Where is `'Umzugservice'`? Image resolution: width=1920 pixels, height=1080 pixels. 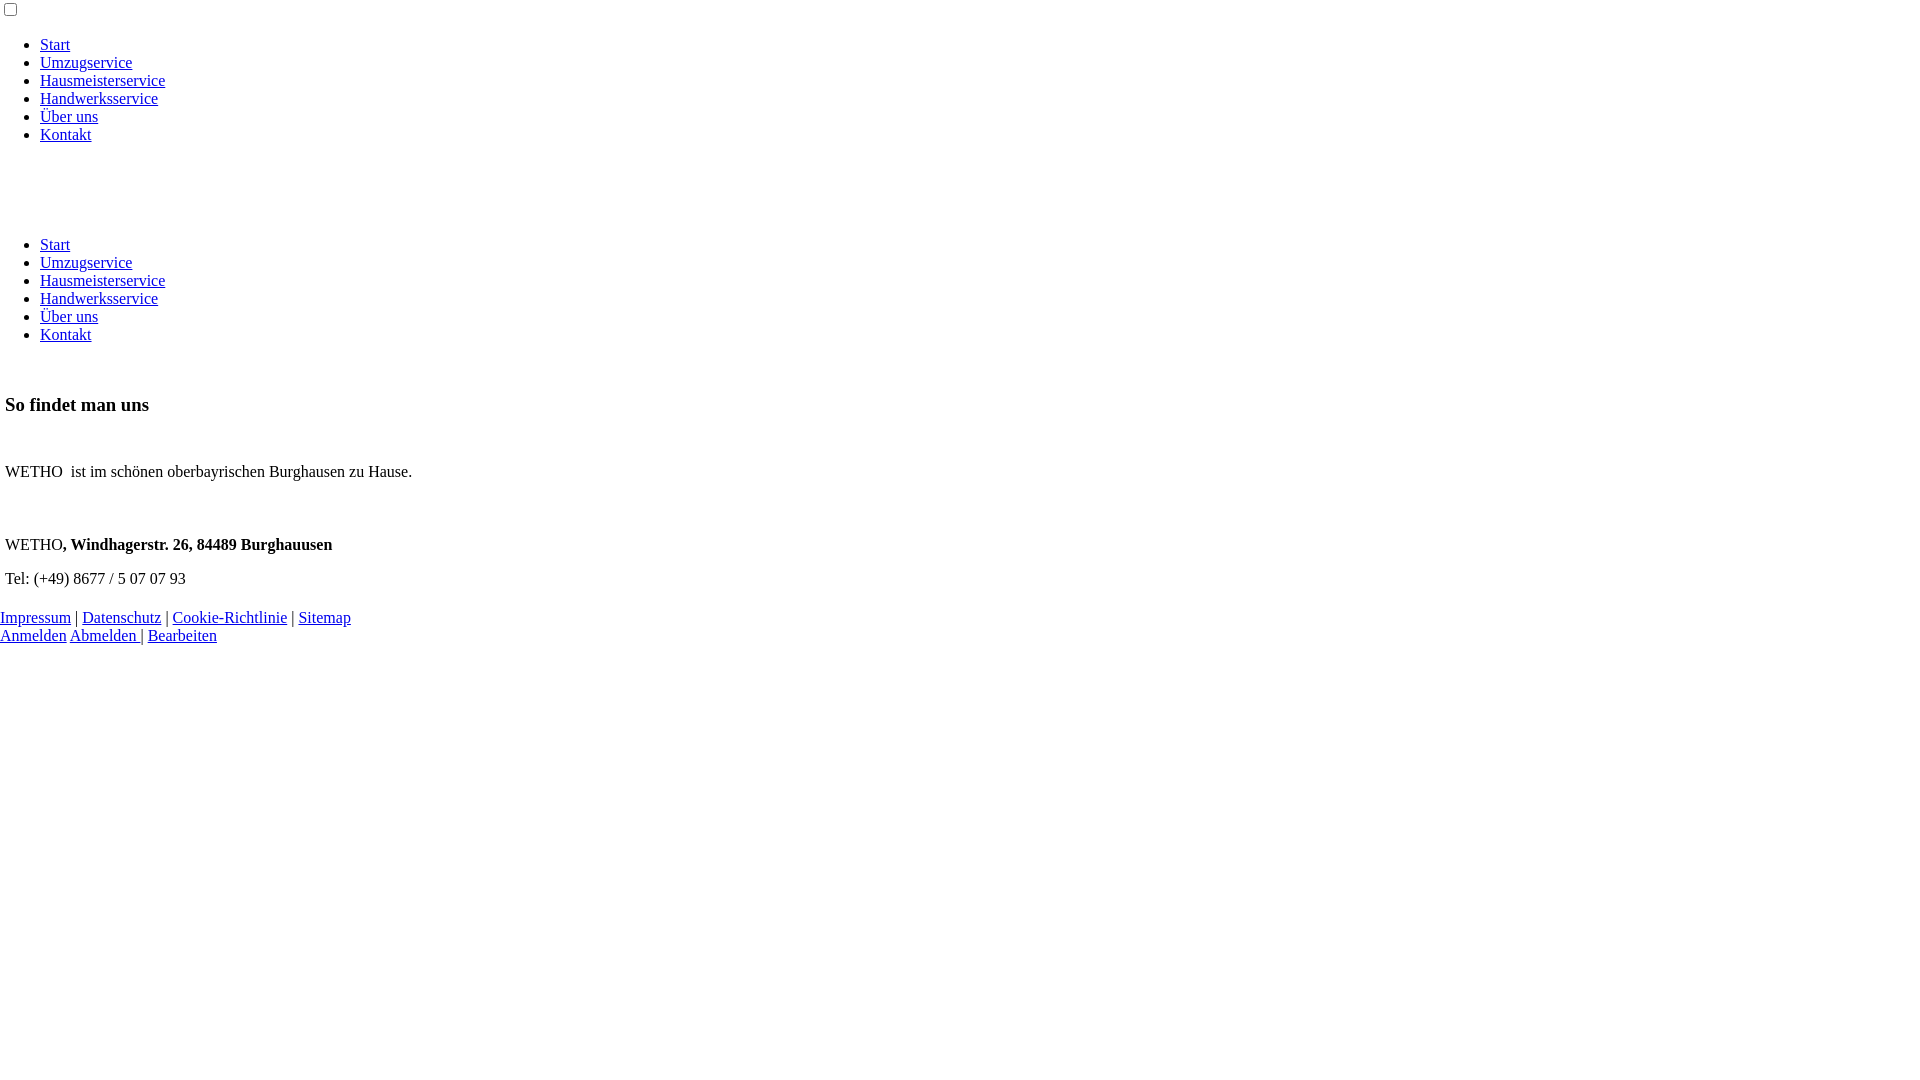
'Umzugservice' is located at coordinates (85, 61).